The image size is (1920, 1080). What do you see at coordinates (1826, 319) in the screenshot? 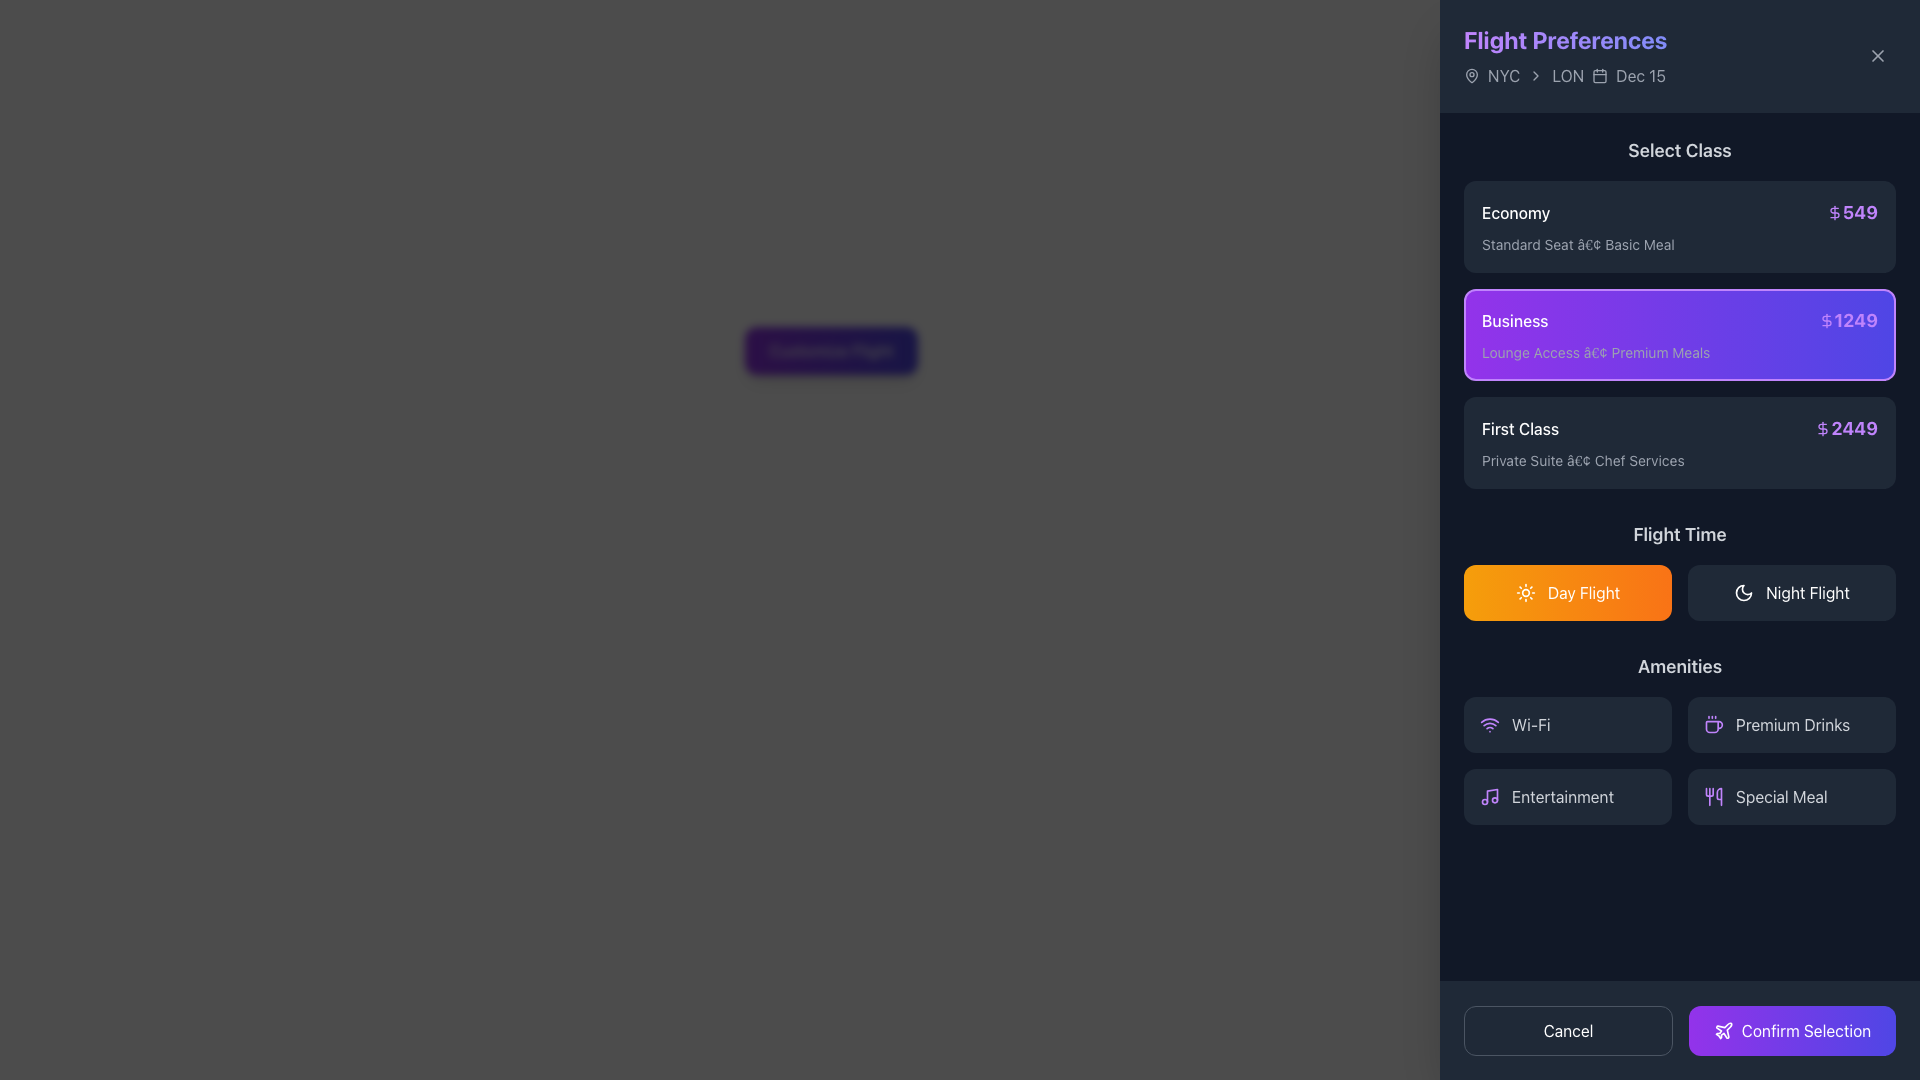
I see `the currency icon located inside the 'Business' option in the 'Select Class' section, positioned to the left of the price text '1249'` at bounding box center [1826, 319].